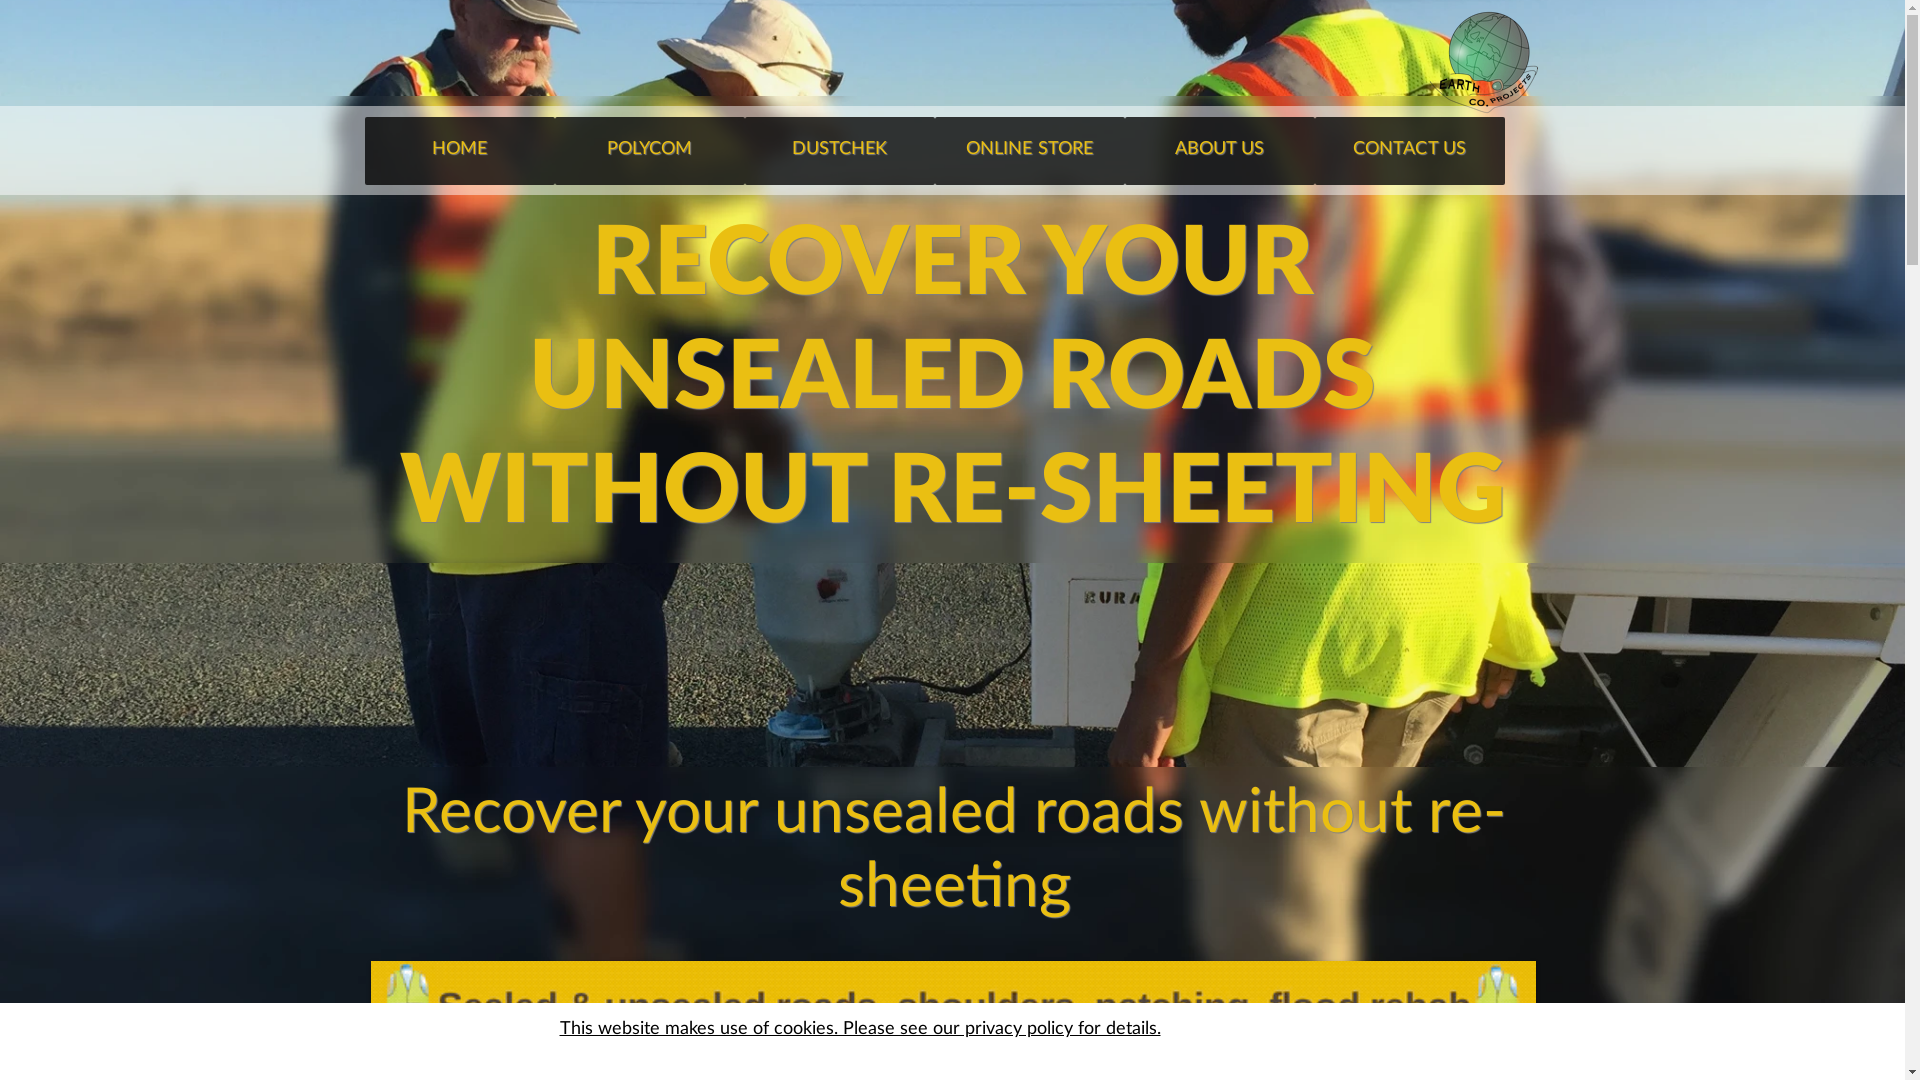  Describe the element at coordinates (951, 1009) in the screenshot. I see `'Rural road asset management with PolyCoom Stabilising Aid.'` at that location.